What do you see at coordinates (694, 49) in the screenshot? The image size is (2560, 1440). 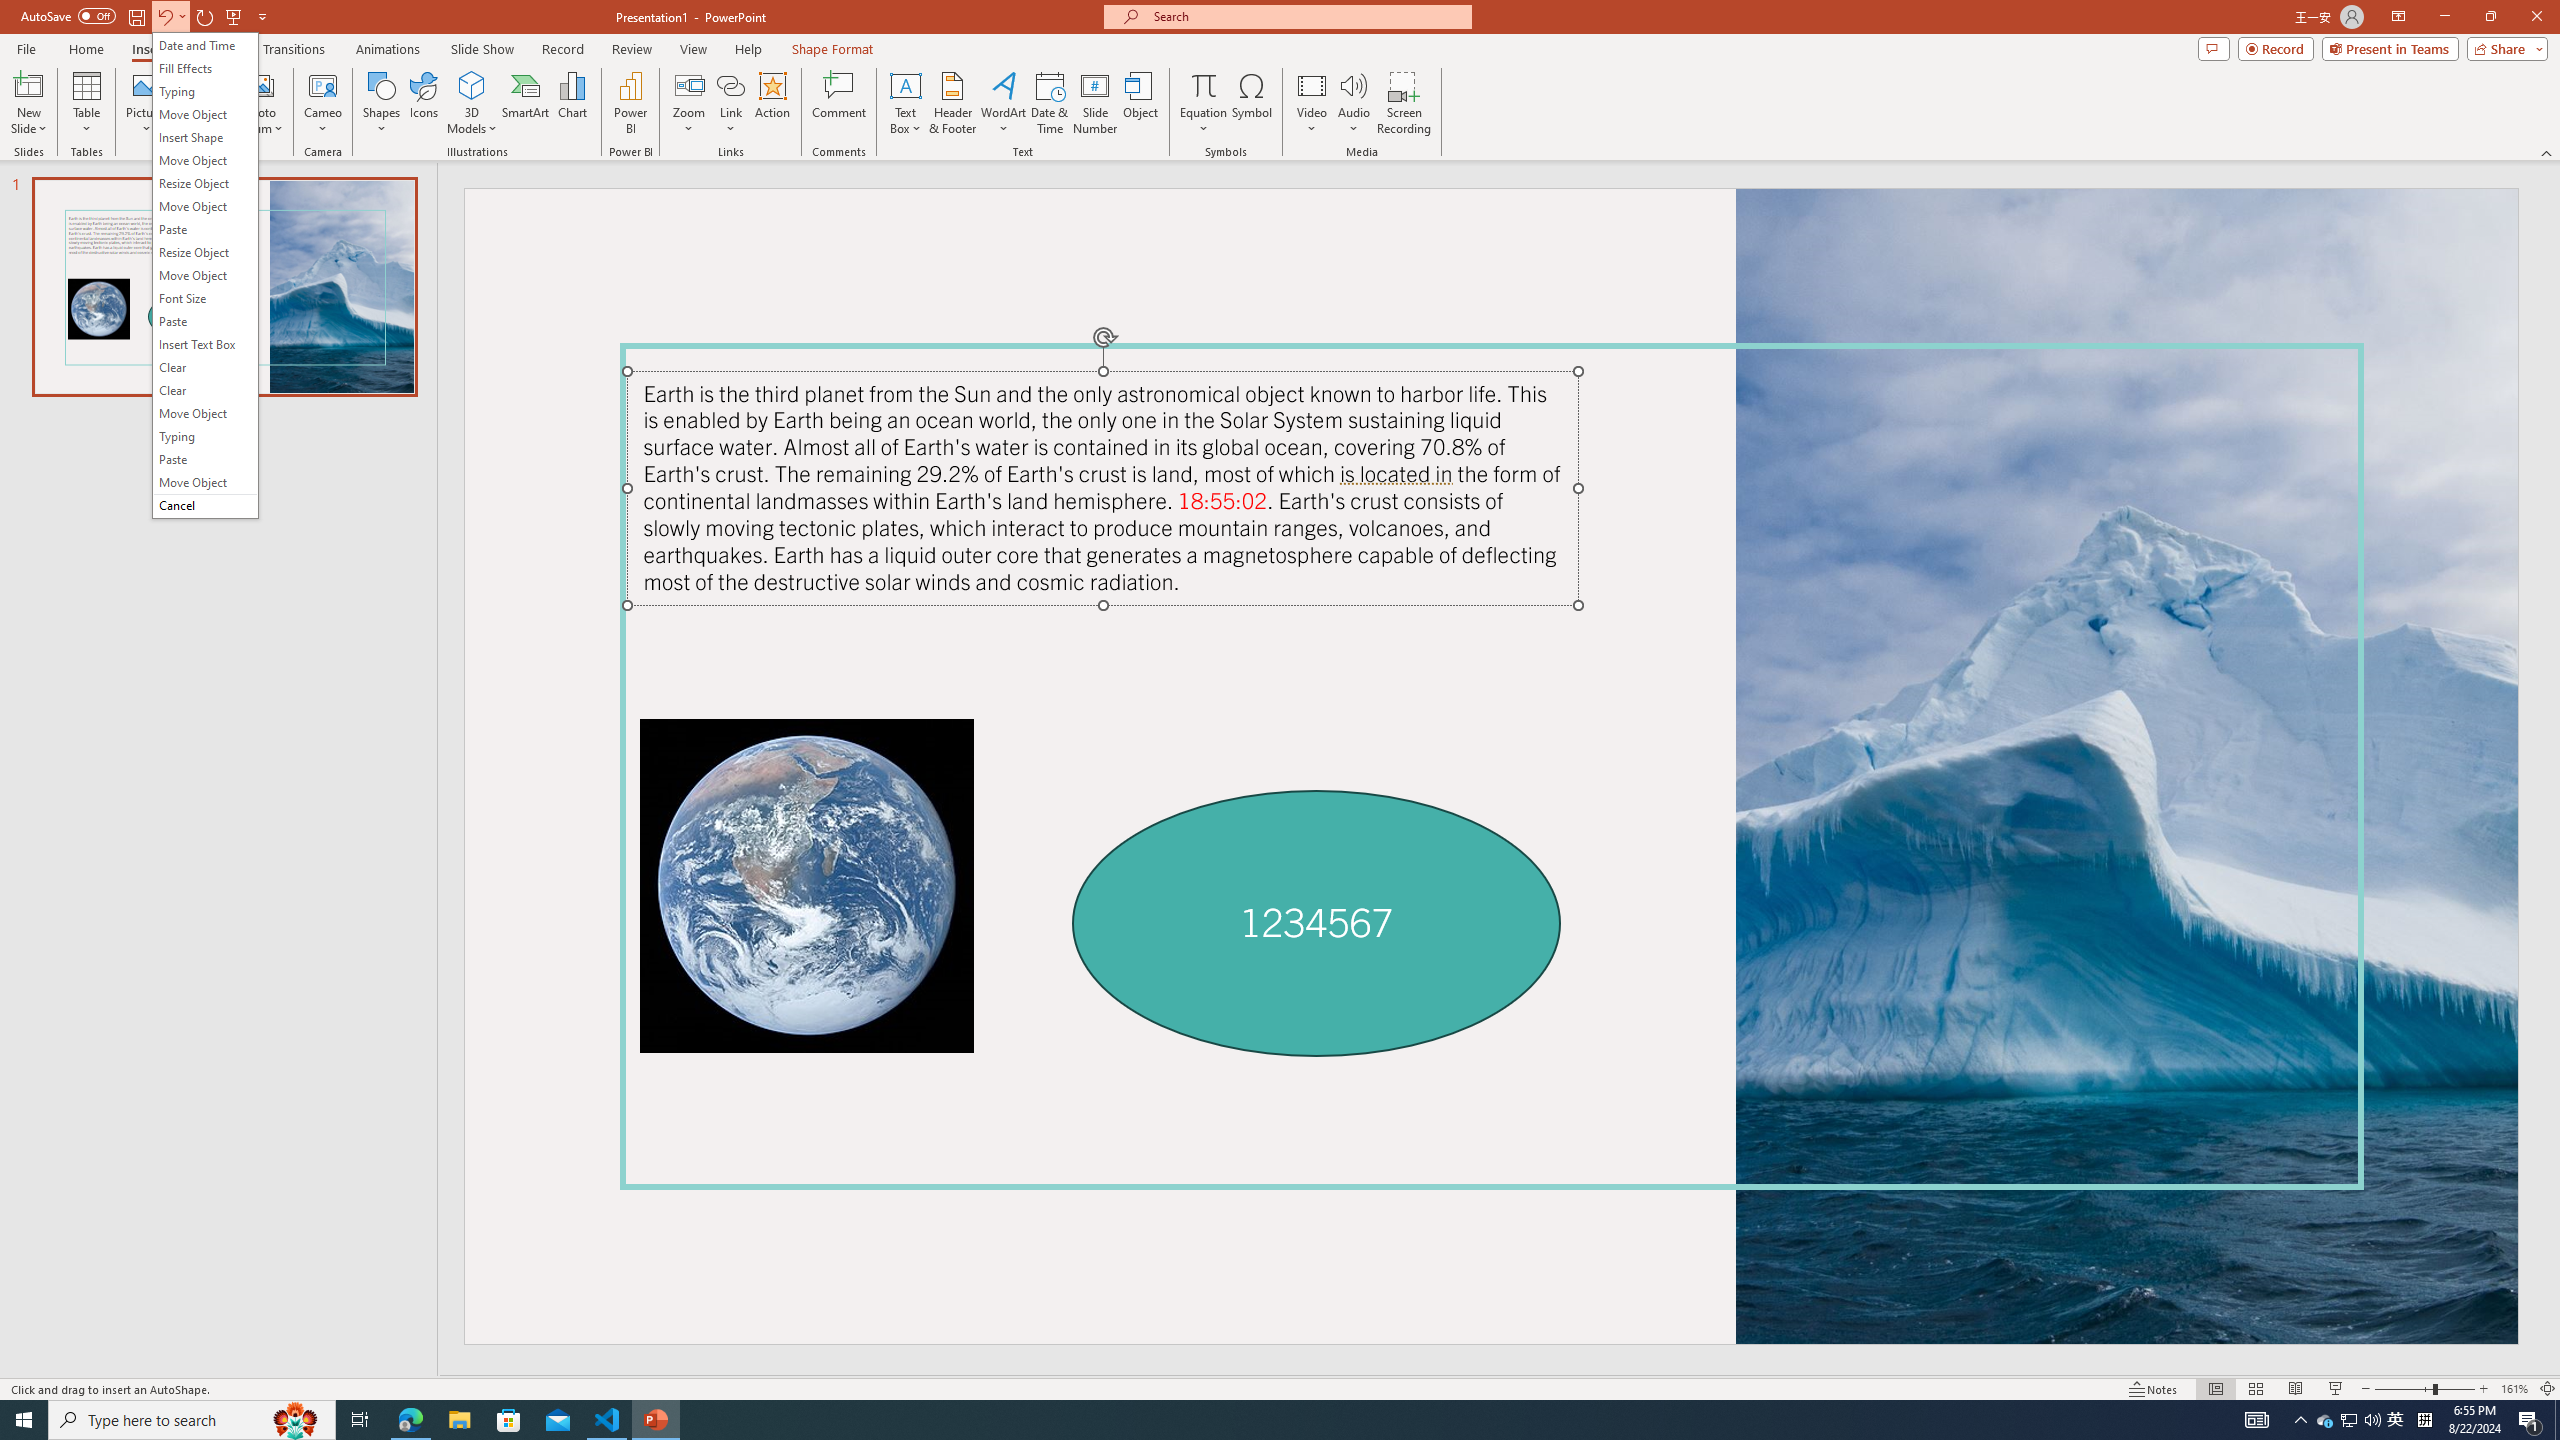 I see `'View'` at bounding box center [694, 49].